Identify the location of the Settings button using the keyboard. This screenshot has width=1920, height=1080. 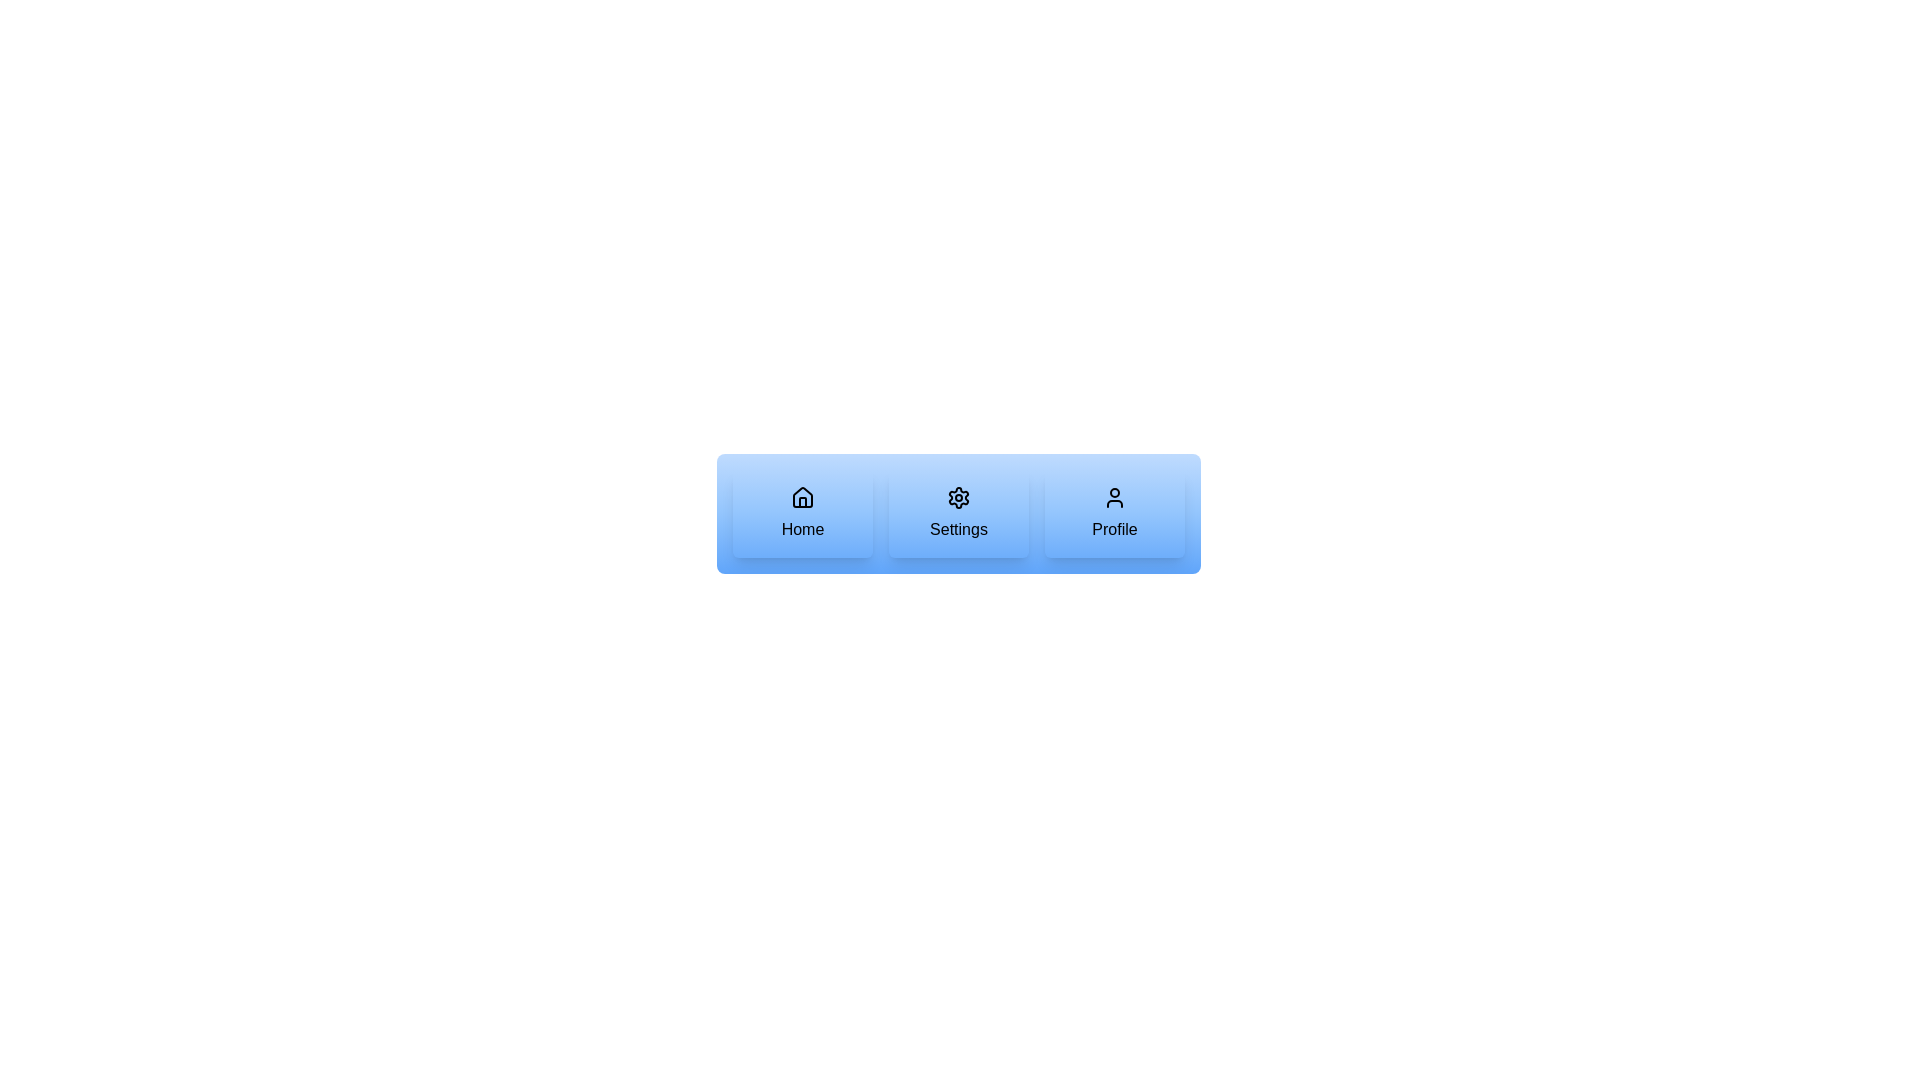
(958, 512).